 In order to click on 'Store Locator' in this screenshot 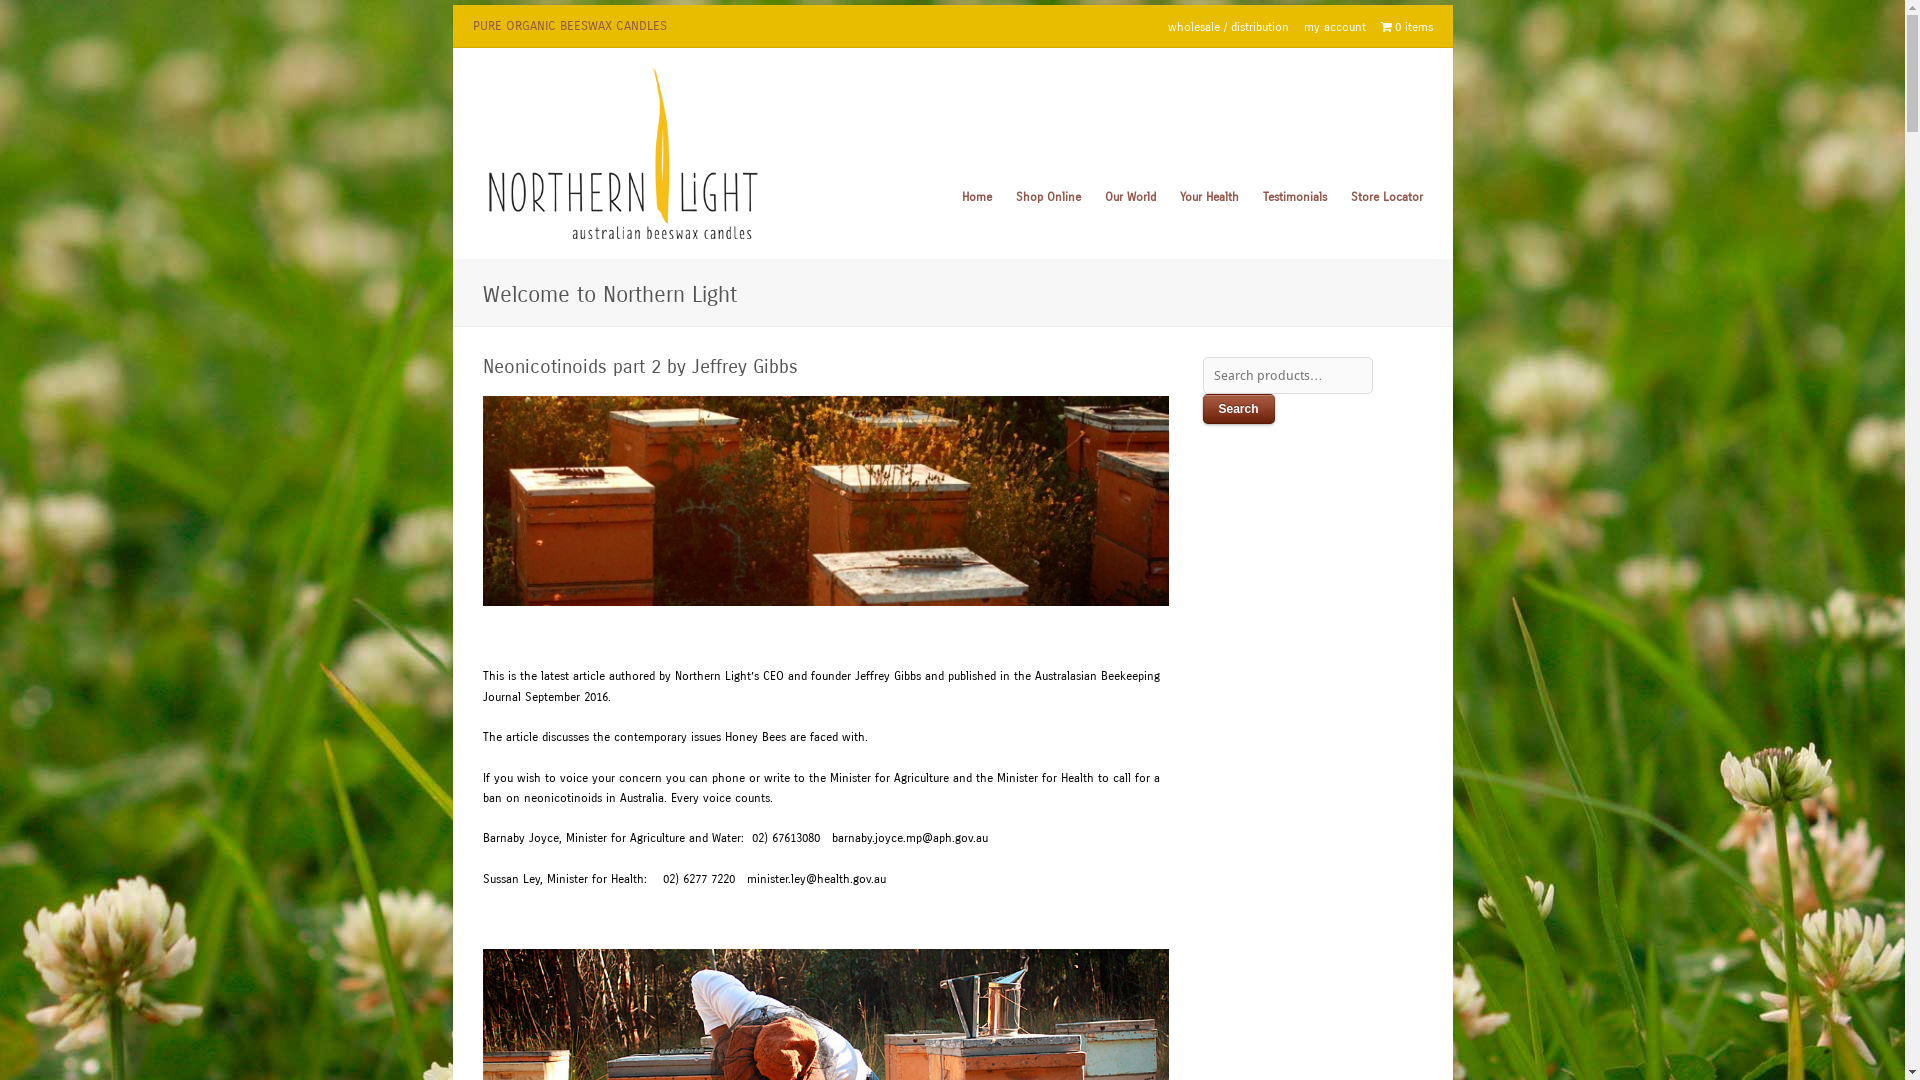, I will do `click(1385, 197)`.